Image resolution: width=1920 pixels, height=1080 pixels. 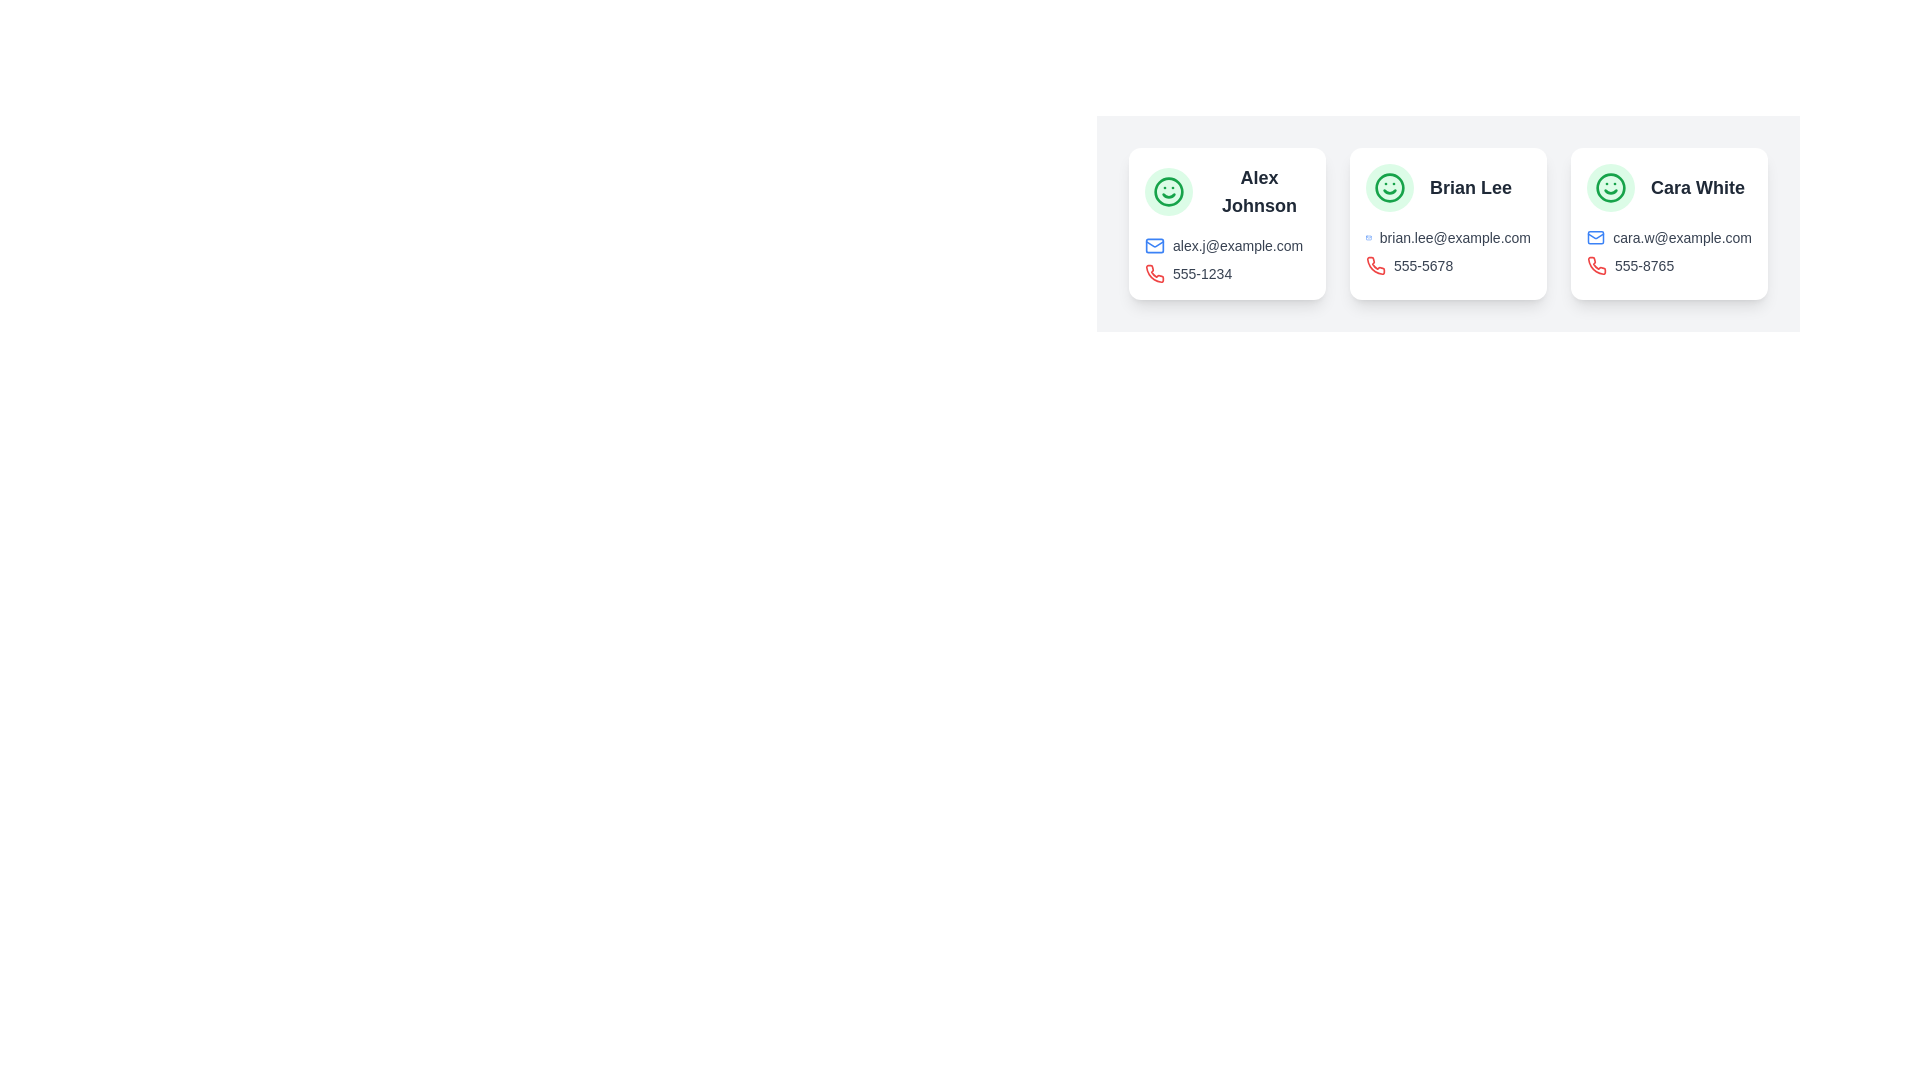 I want to click on the text label displaying 'Alex Johnson', which is centrally aligned within the first card of a horizontally arranged group of three cards, so click(x=1258, y=192).